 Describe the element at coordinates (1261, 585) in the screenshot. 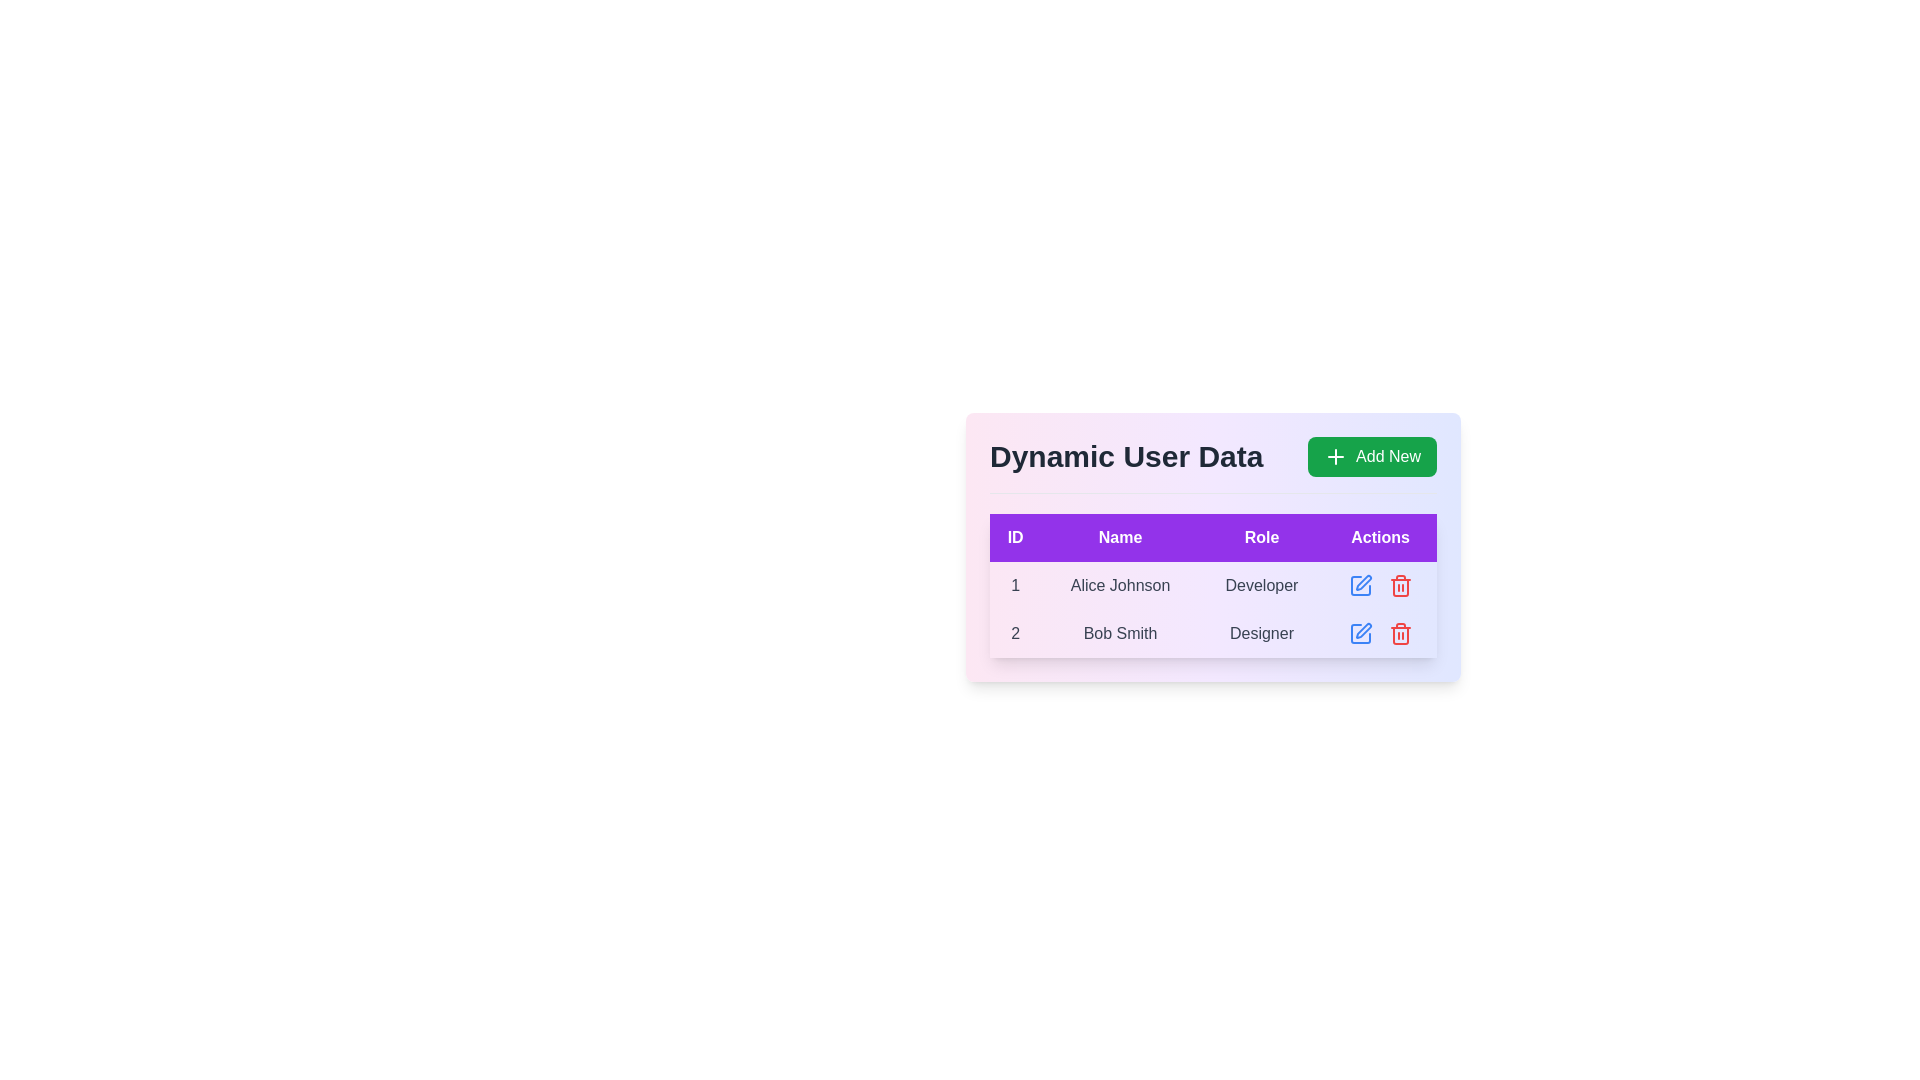

I see `text label 'Developer' located in the first row and third column of the table, which is styled in bold and dark typography` at that location.